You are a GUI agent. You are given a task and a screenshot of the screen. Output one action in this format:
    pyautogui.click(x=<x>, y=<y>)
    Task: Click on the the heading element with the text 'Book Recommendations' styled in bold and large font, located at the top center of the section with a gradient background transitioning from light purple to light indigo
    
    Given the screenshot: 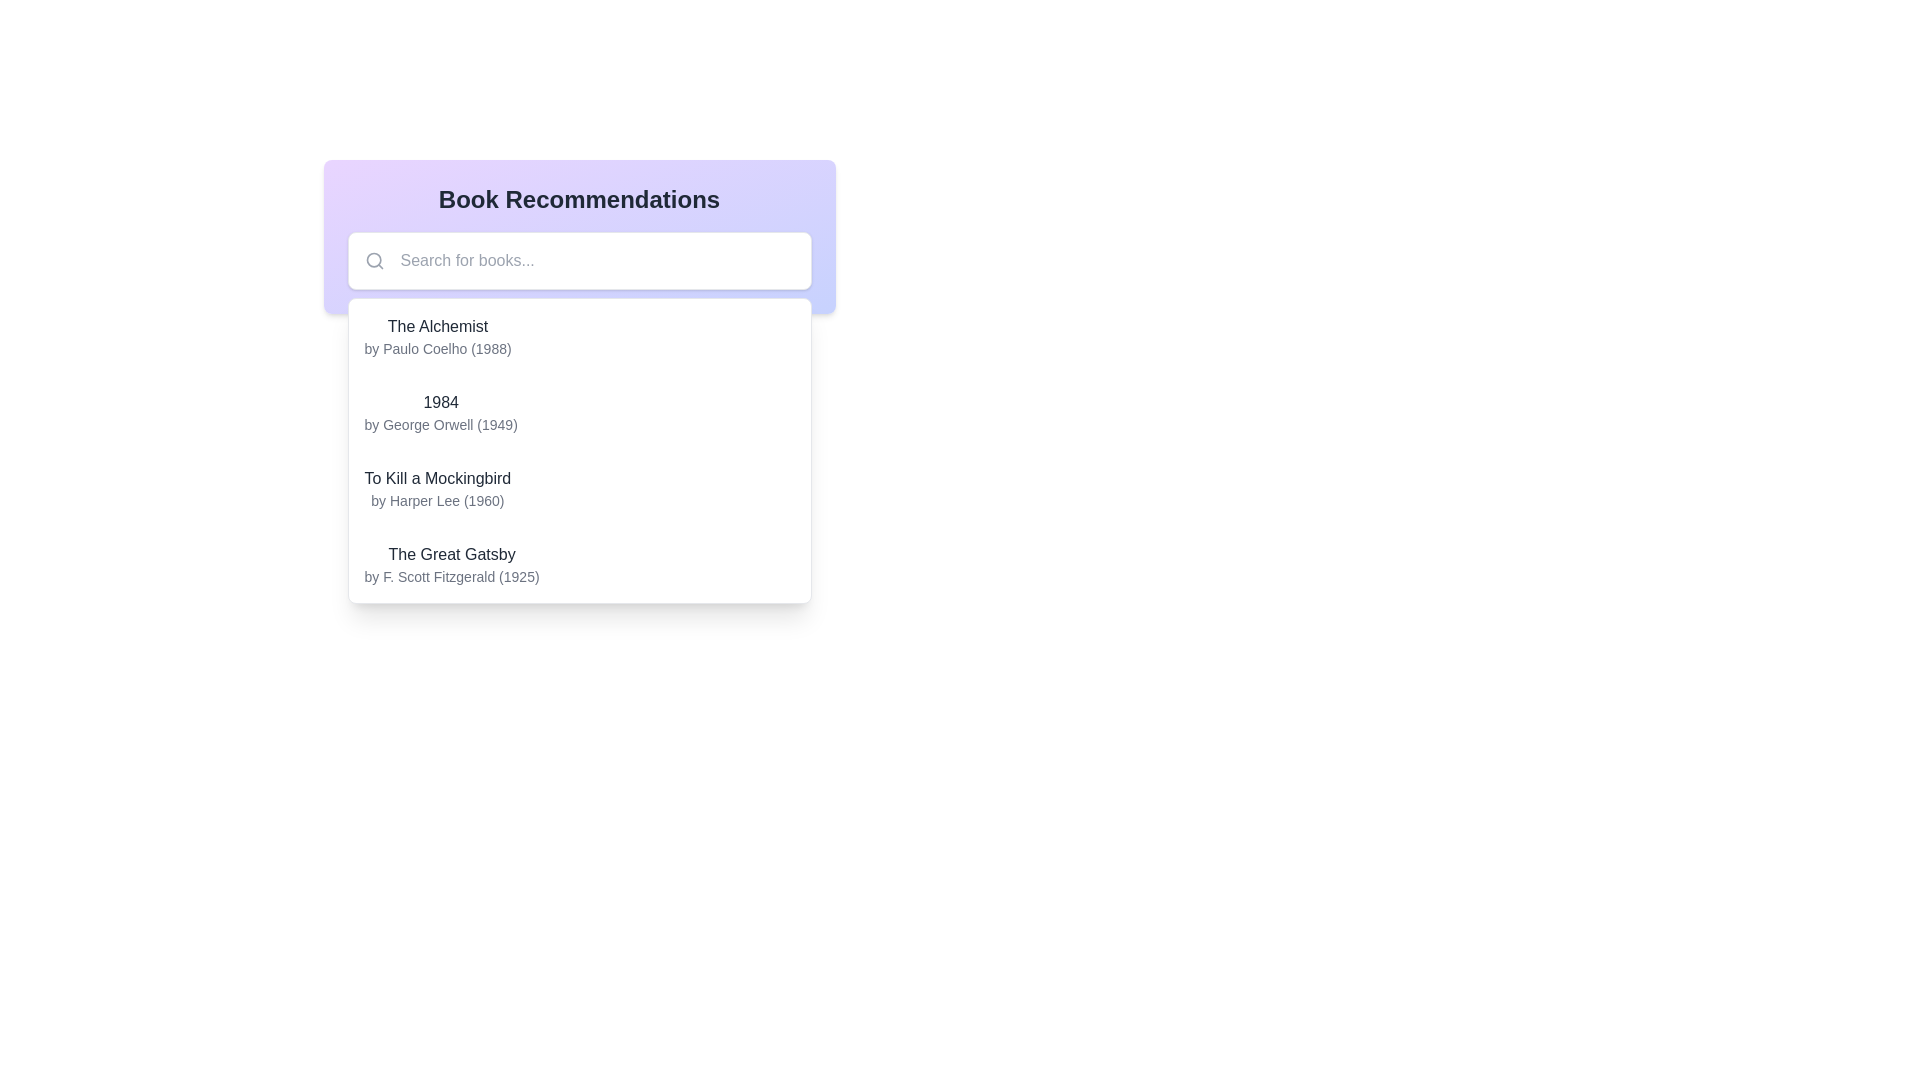 What is the action you would take?
    pyautogui.click(x=578, y=200)
    